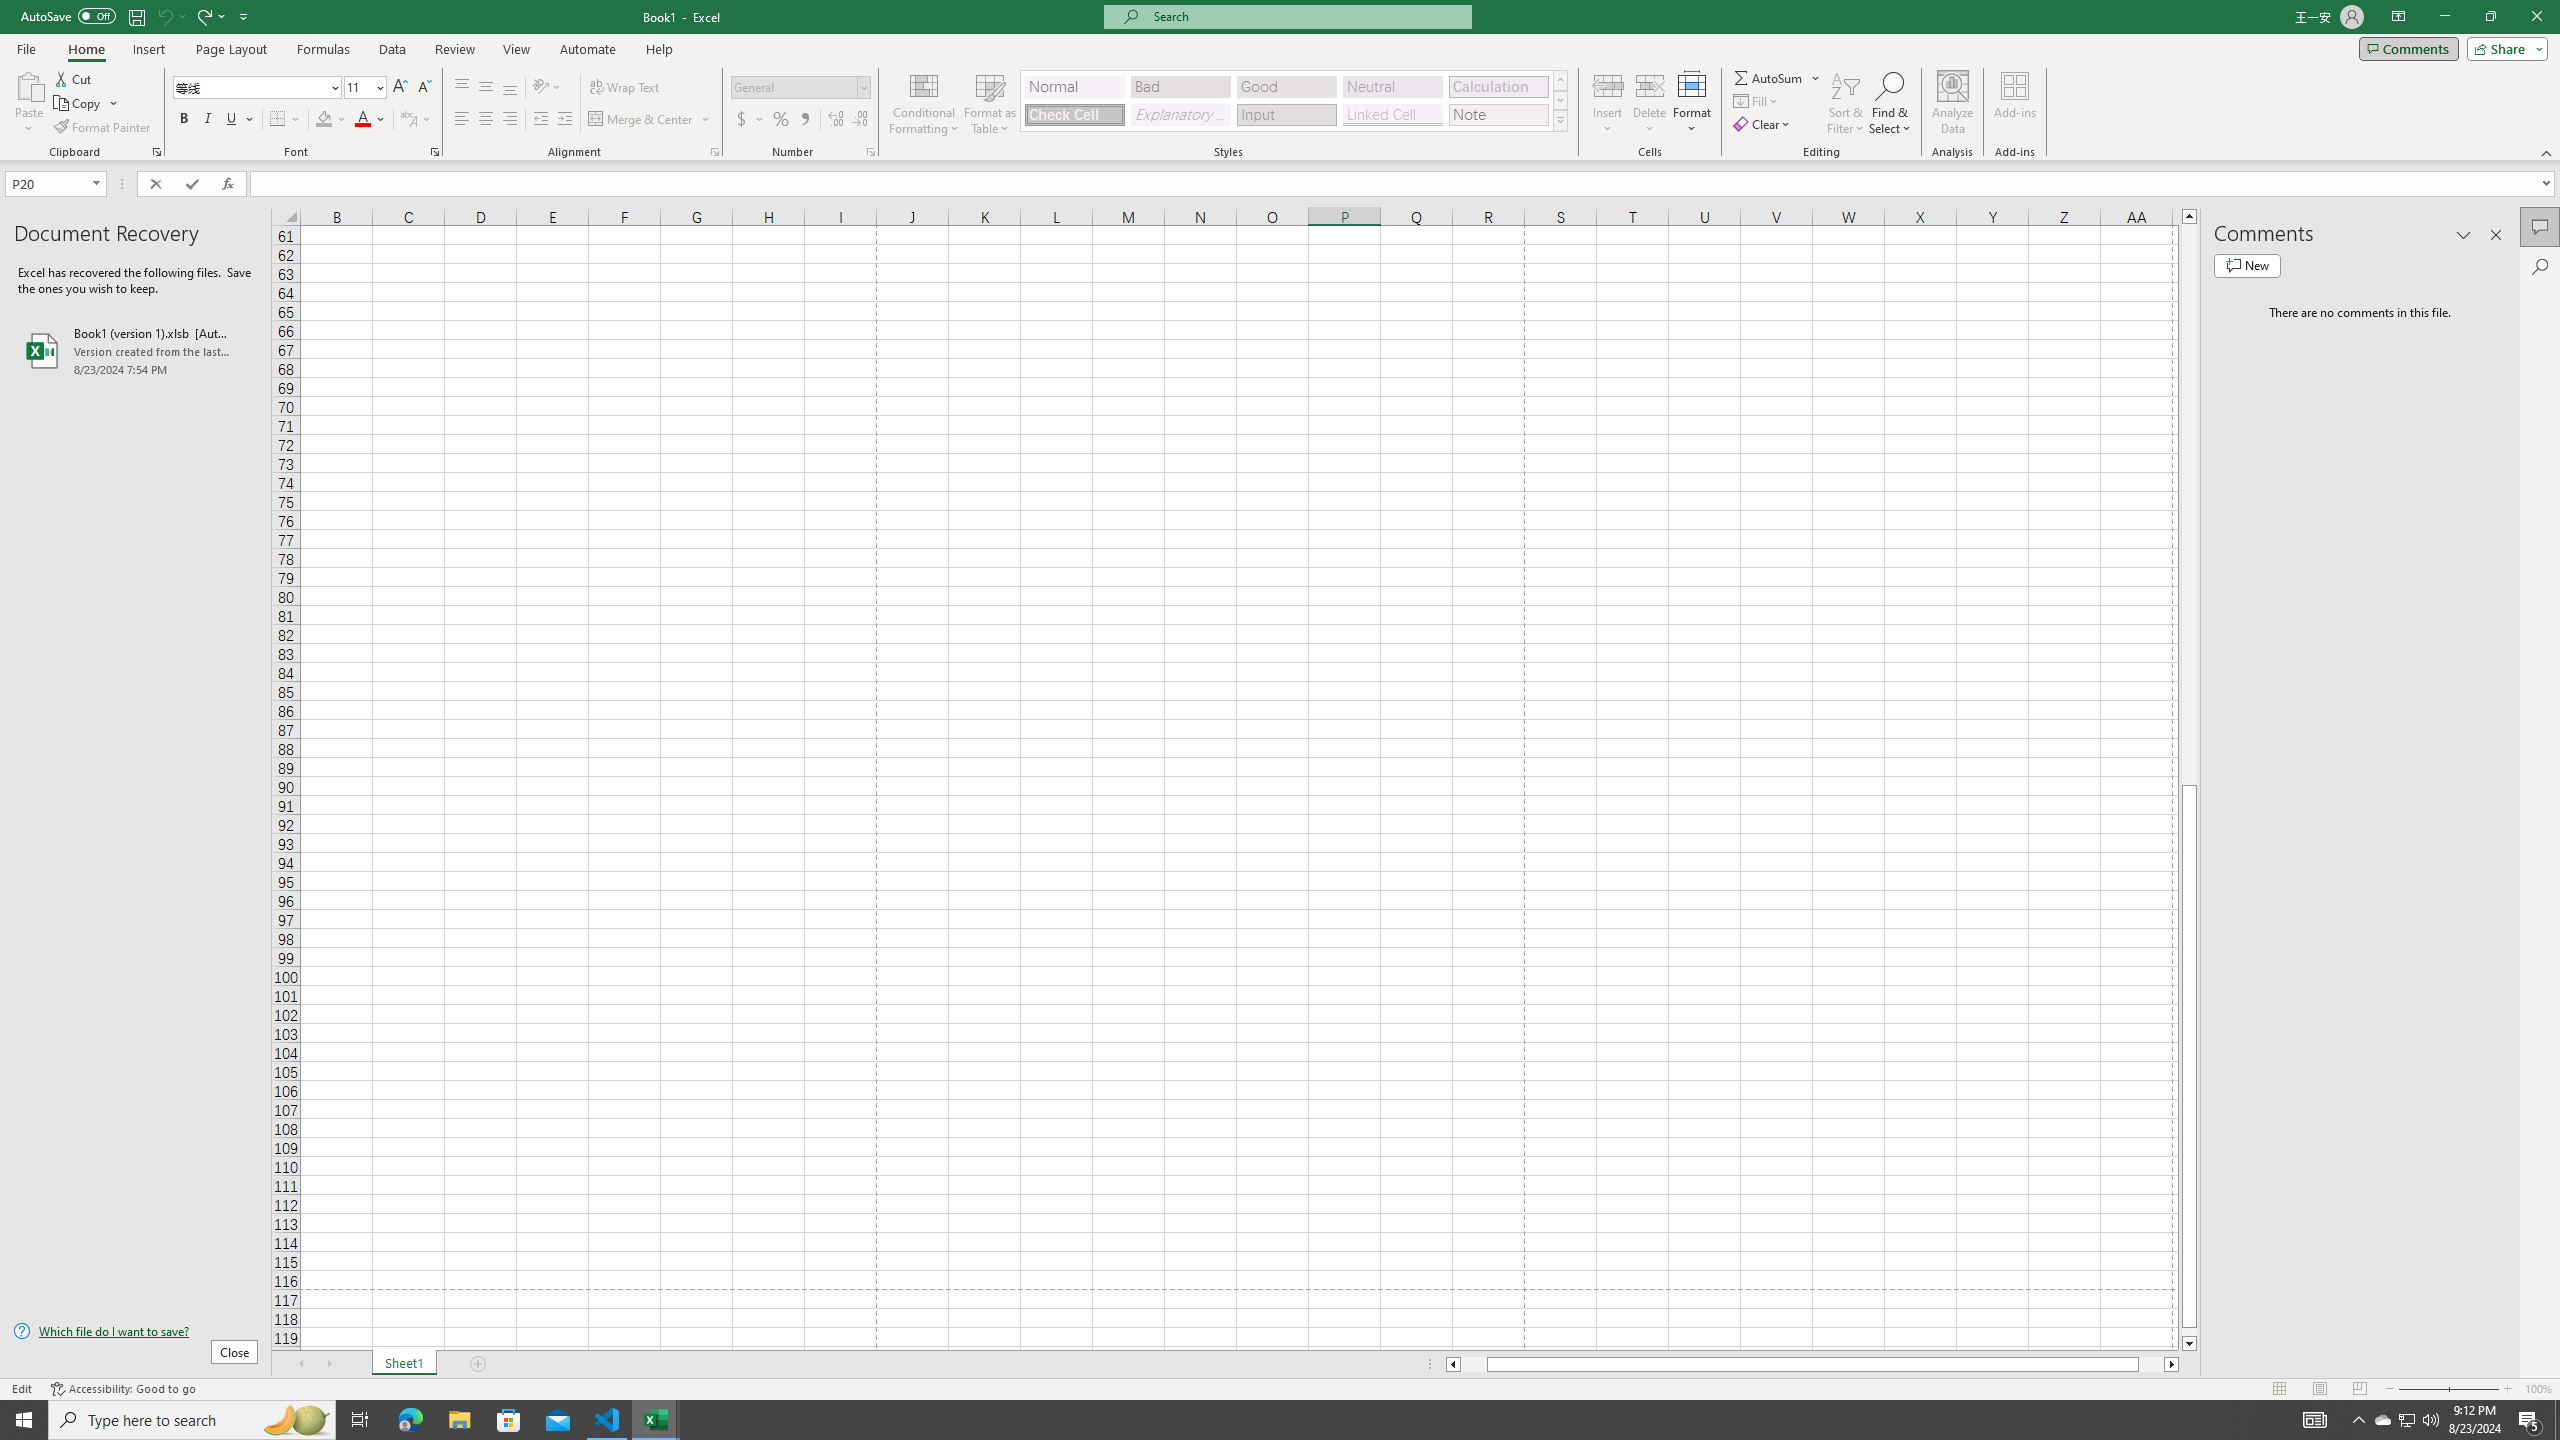 Image resolution: width=2560 pixels, height=1440 pixels. Describe the element at coordinates (649, 118) in the screenshot. I see `'Merge & Center'` at that location.